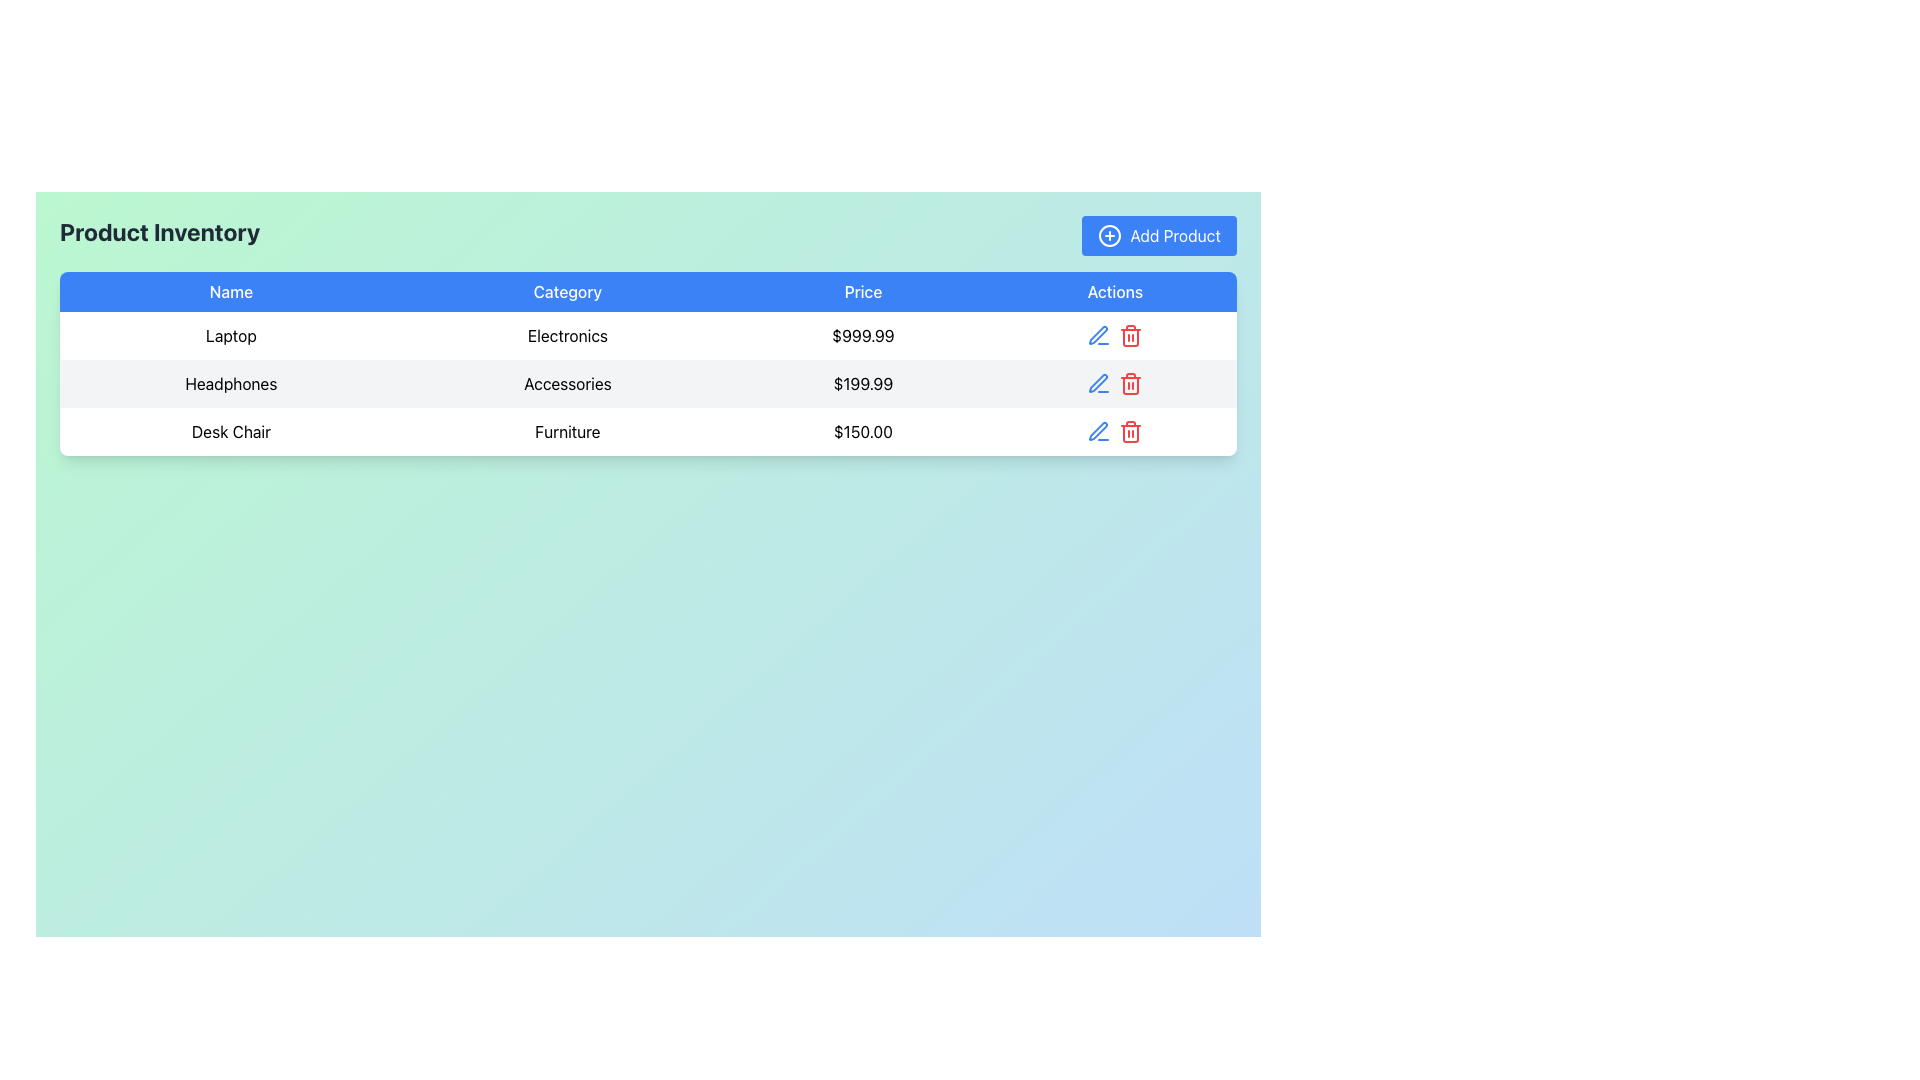 This screenshot has height=1080, width=1920. What do you see at coordinates (1131, 384) in the screenshot?
I see `the red trash can icon button located in the 'Actions' column of the second row for the 'Headphones' product entry to initiate the delete action` at bounding box center [1131, 384].